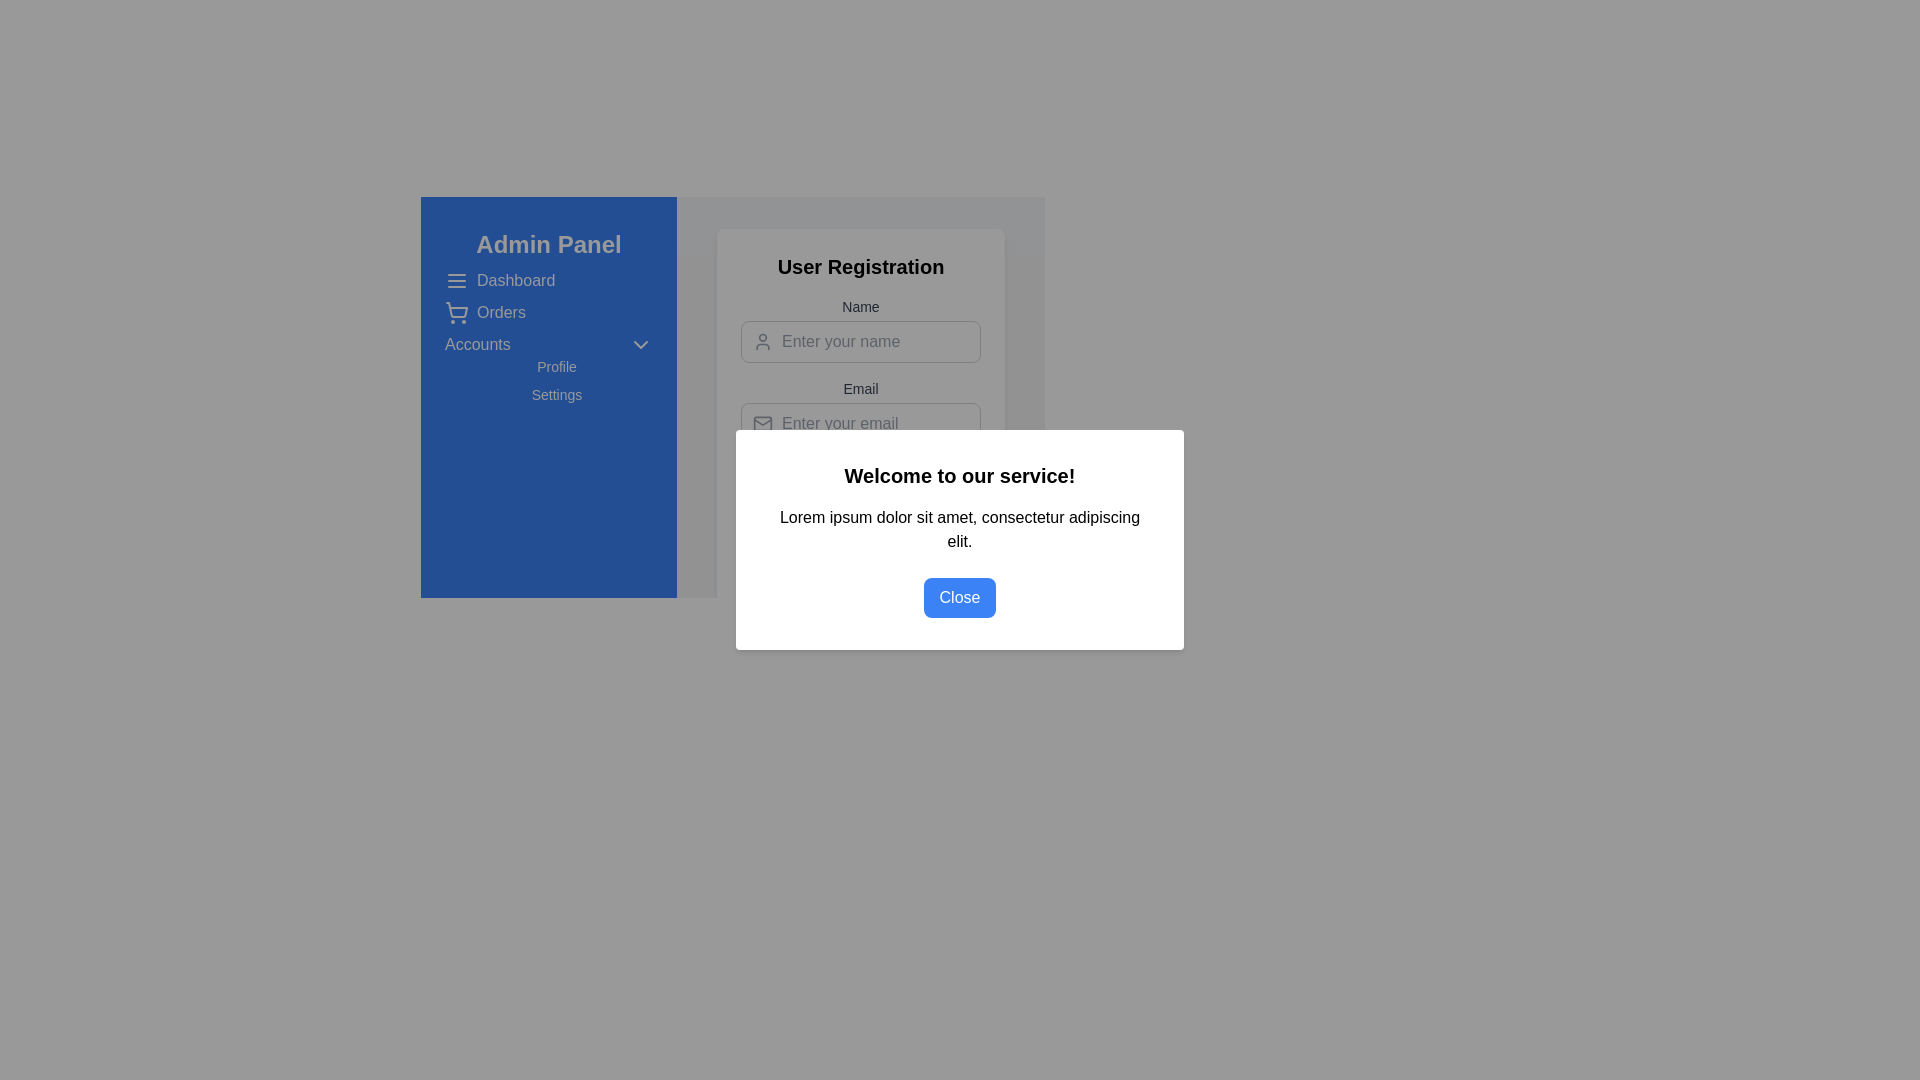 Image resolution: width=1920 pixels, height=1080 pixels. Describe the element at coordinates (548, 369) in the screenshot. I see `the interactive menu option link for navigating to the Profile page, which is the first item in the dropdown list under the 'Accounts' section of the side navigation panel` at that location.